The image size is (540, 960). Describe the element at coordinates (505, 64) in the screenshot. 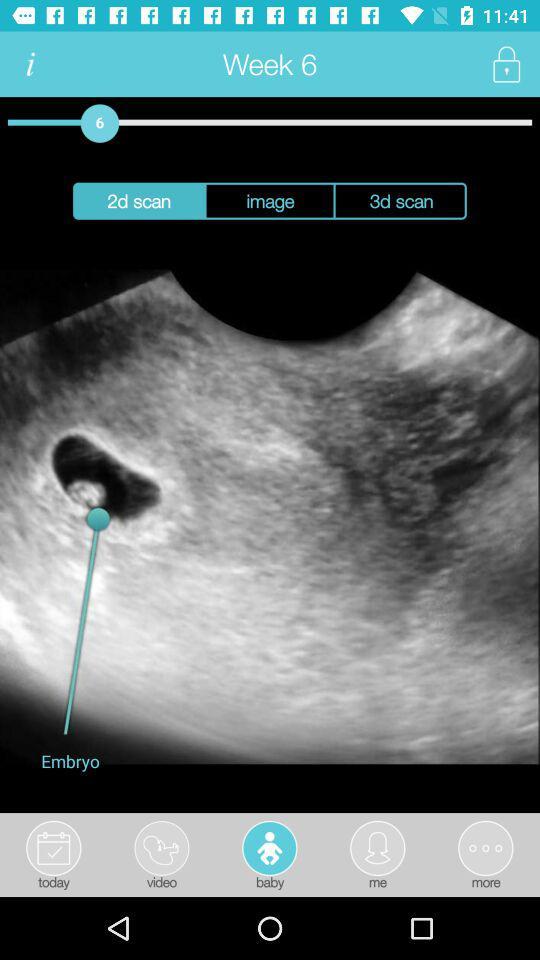

I see `item next to the week 6 item` at that location.